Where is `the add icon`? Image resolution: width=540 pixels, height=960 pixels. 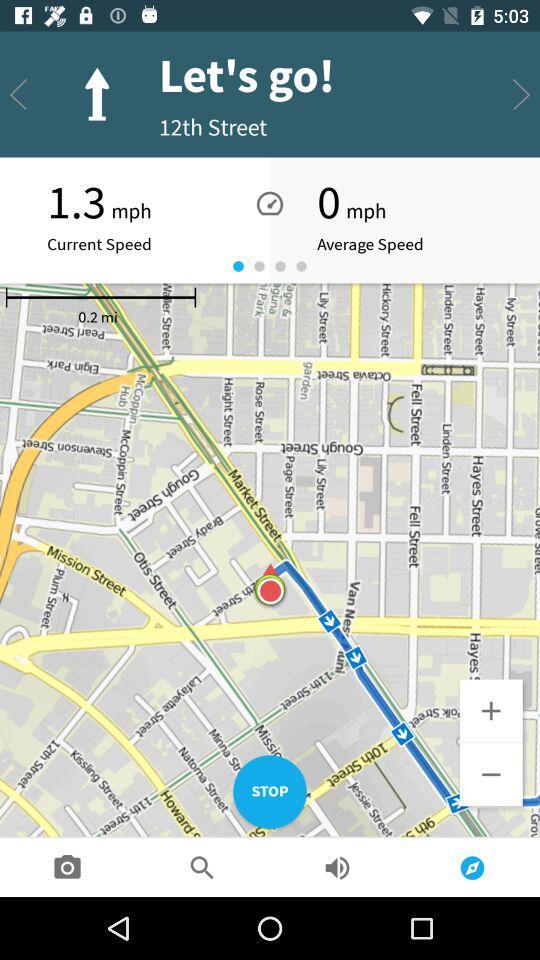 the add icon is located at coordinates (490, 710).